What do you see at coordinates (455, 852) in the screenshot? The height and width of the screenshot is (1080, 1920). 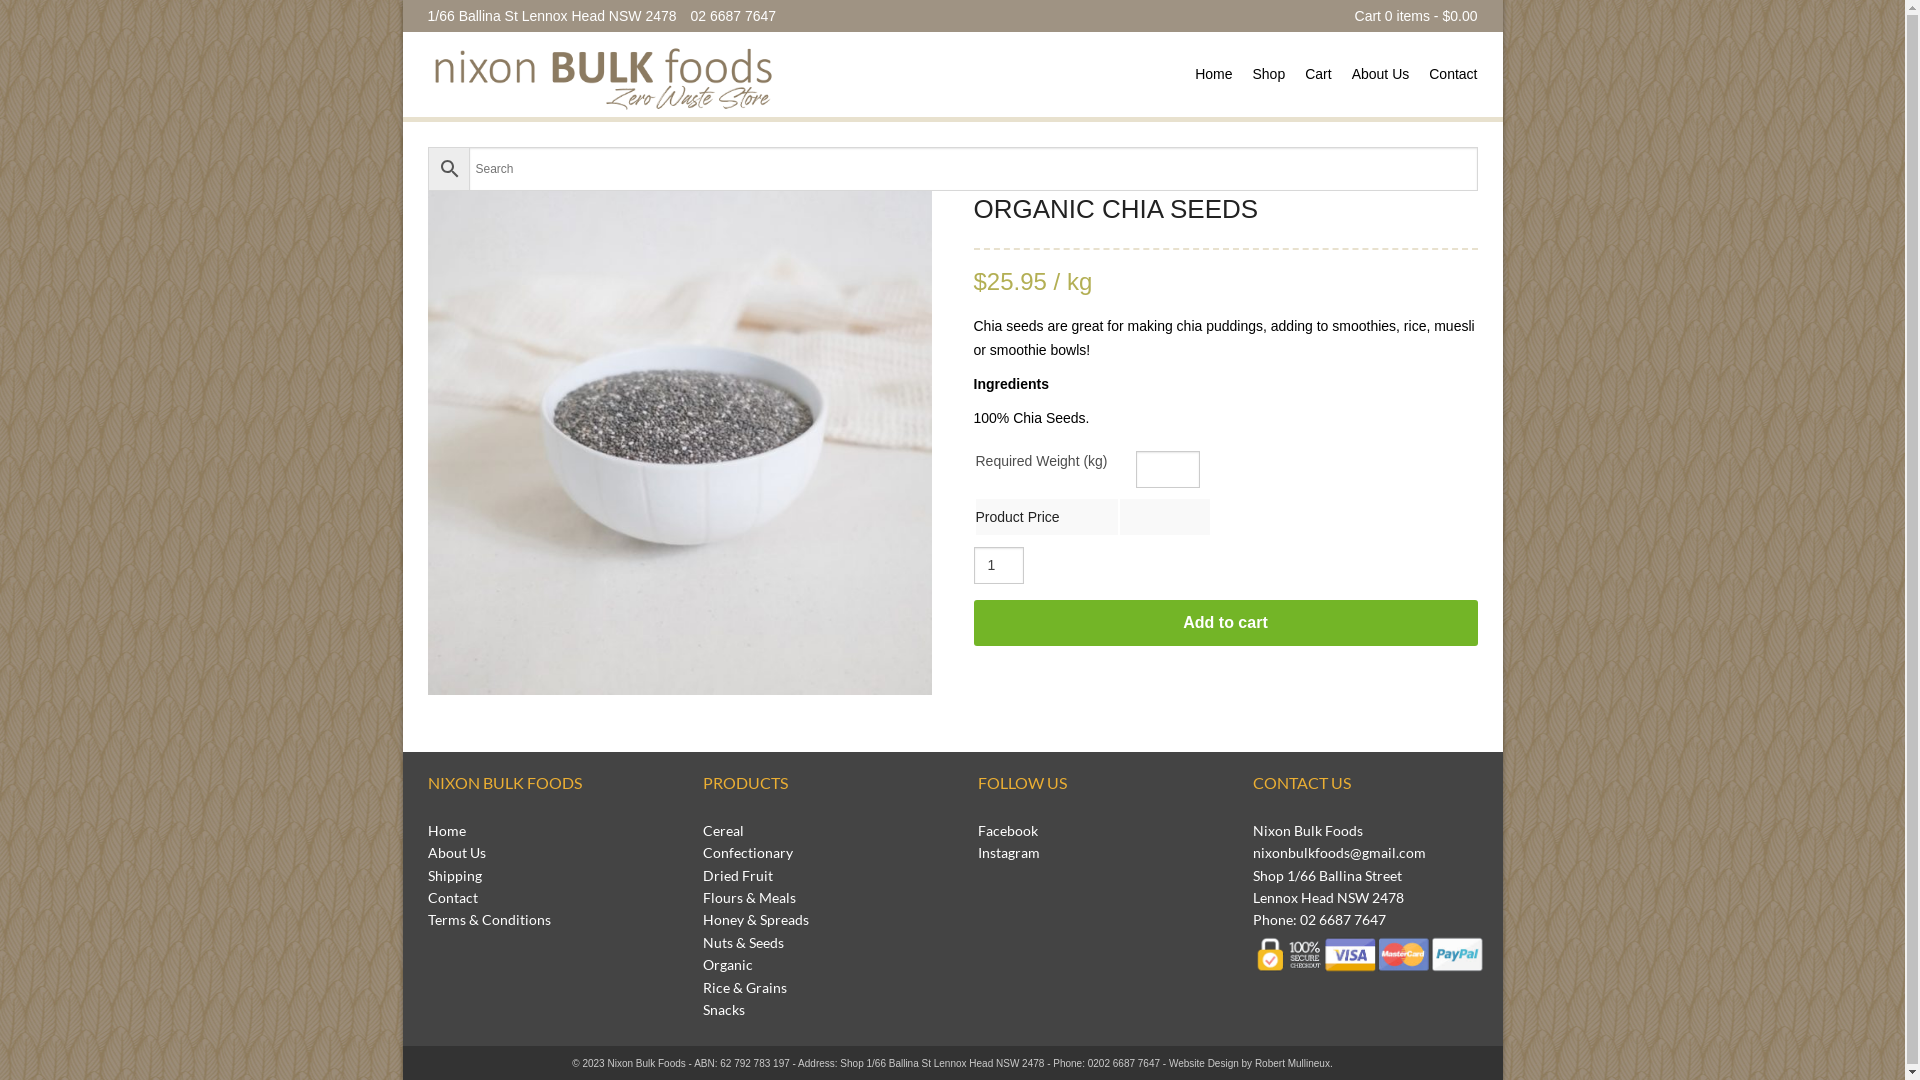 I see `'About Us'` at bounding box center [455, 852].